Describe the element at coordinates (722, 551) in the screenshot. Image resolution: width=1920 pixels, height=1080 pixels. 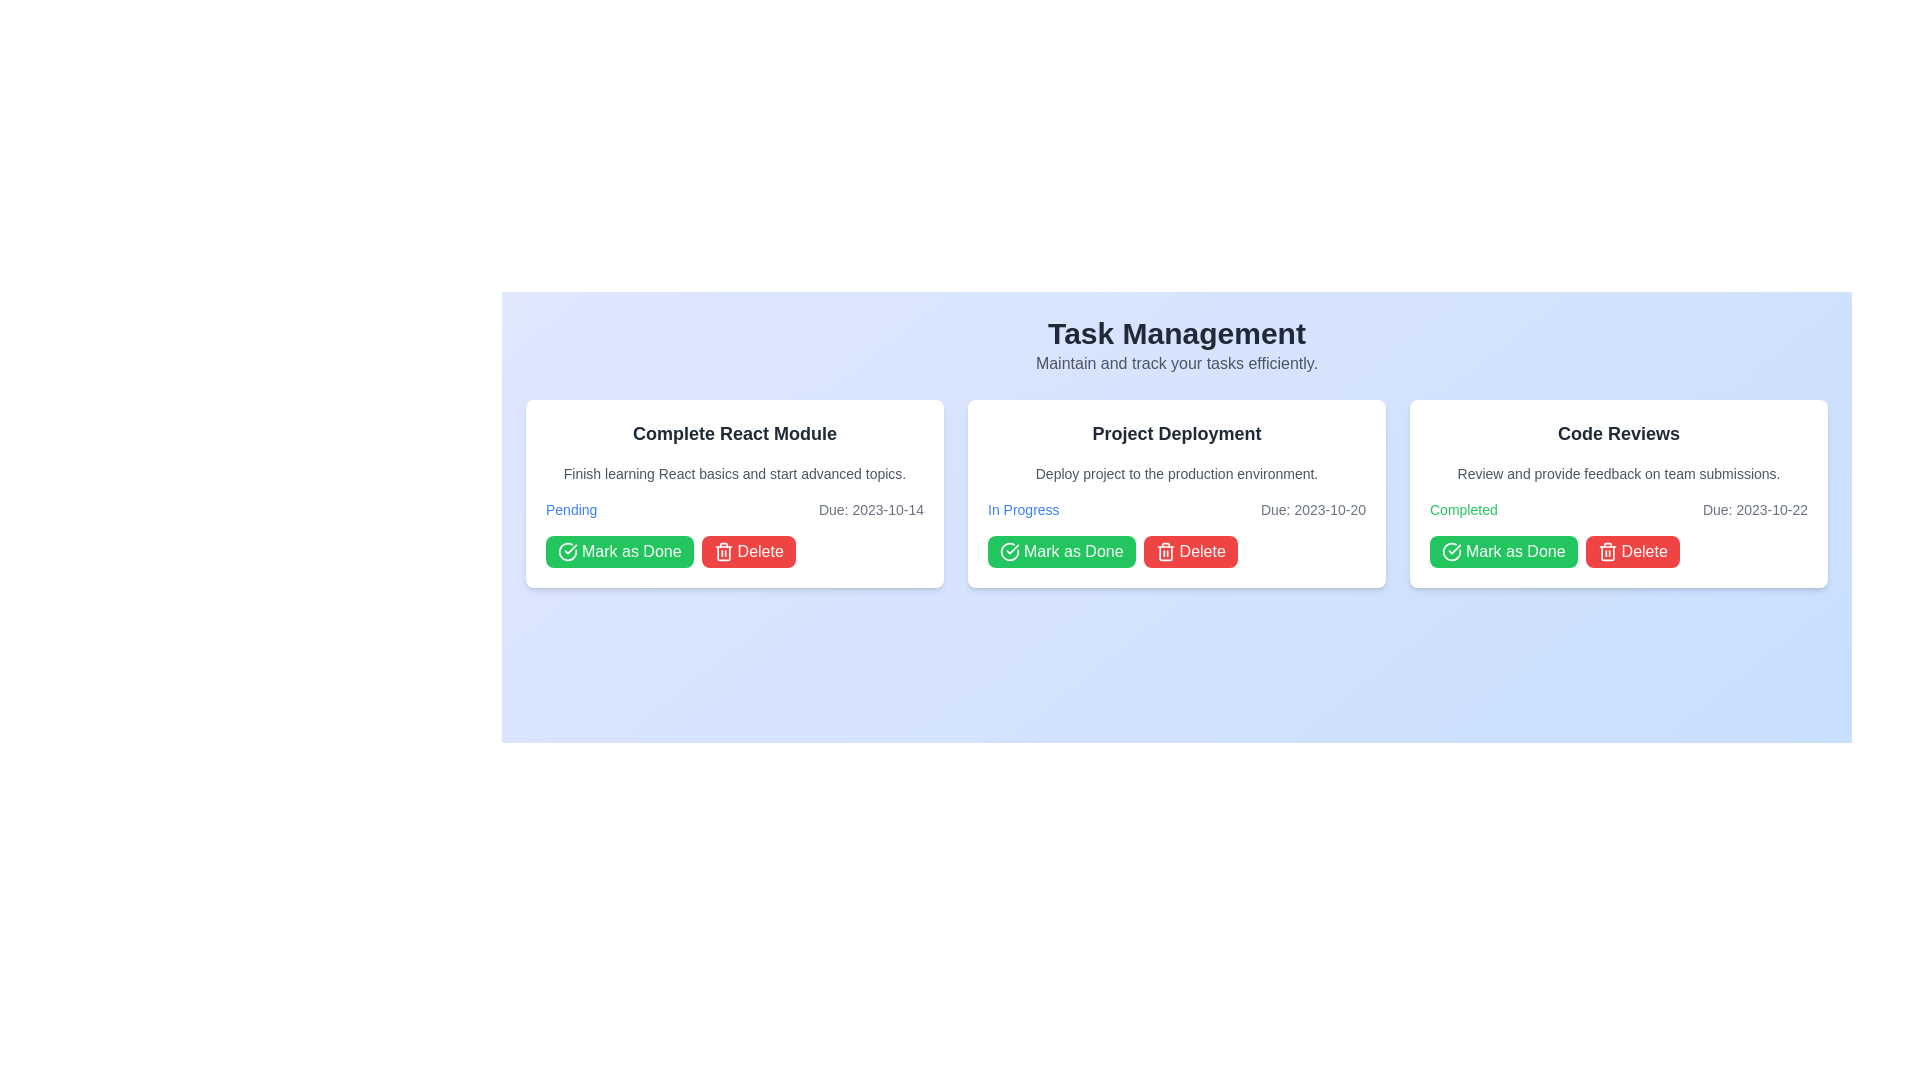
I see `the delete icon within the 'Delete' button of the 'Complete React Module' task card` at that location.